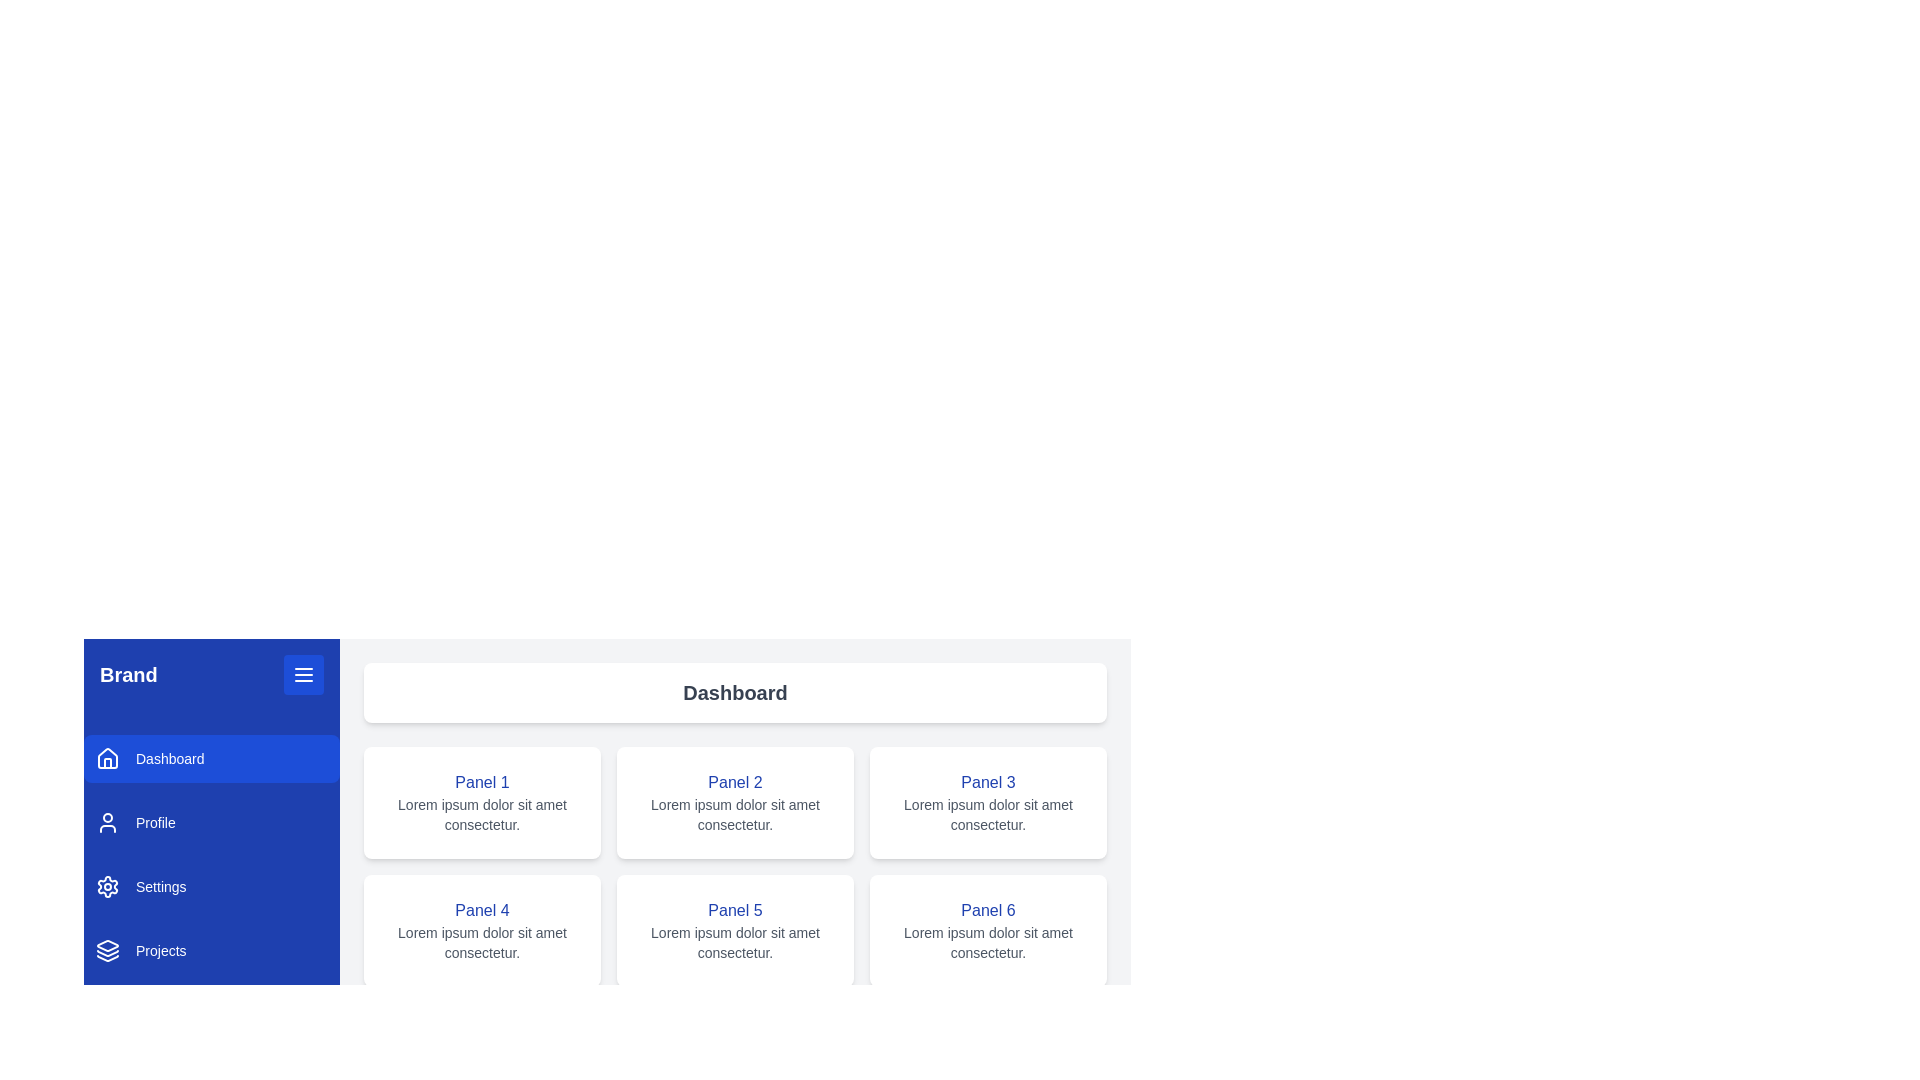 The image size is (1920, 1080). Describe the element at coordinates (988, 814) in the screenshot. I see `the static text content reading 'Lorem ipsum dolor sit amet consectetur.' that is located within the card titled 'Panel 3'` at that location.